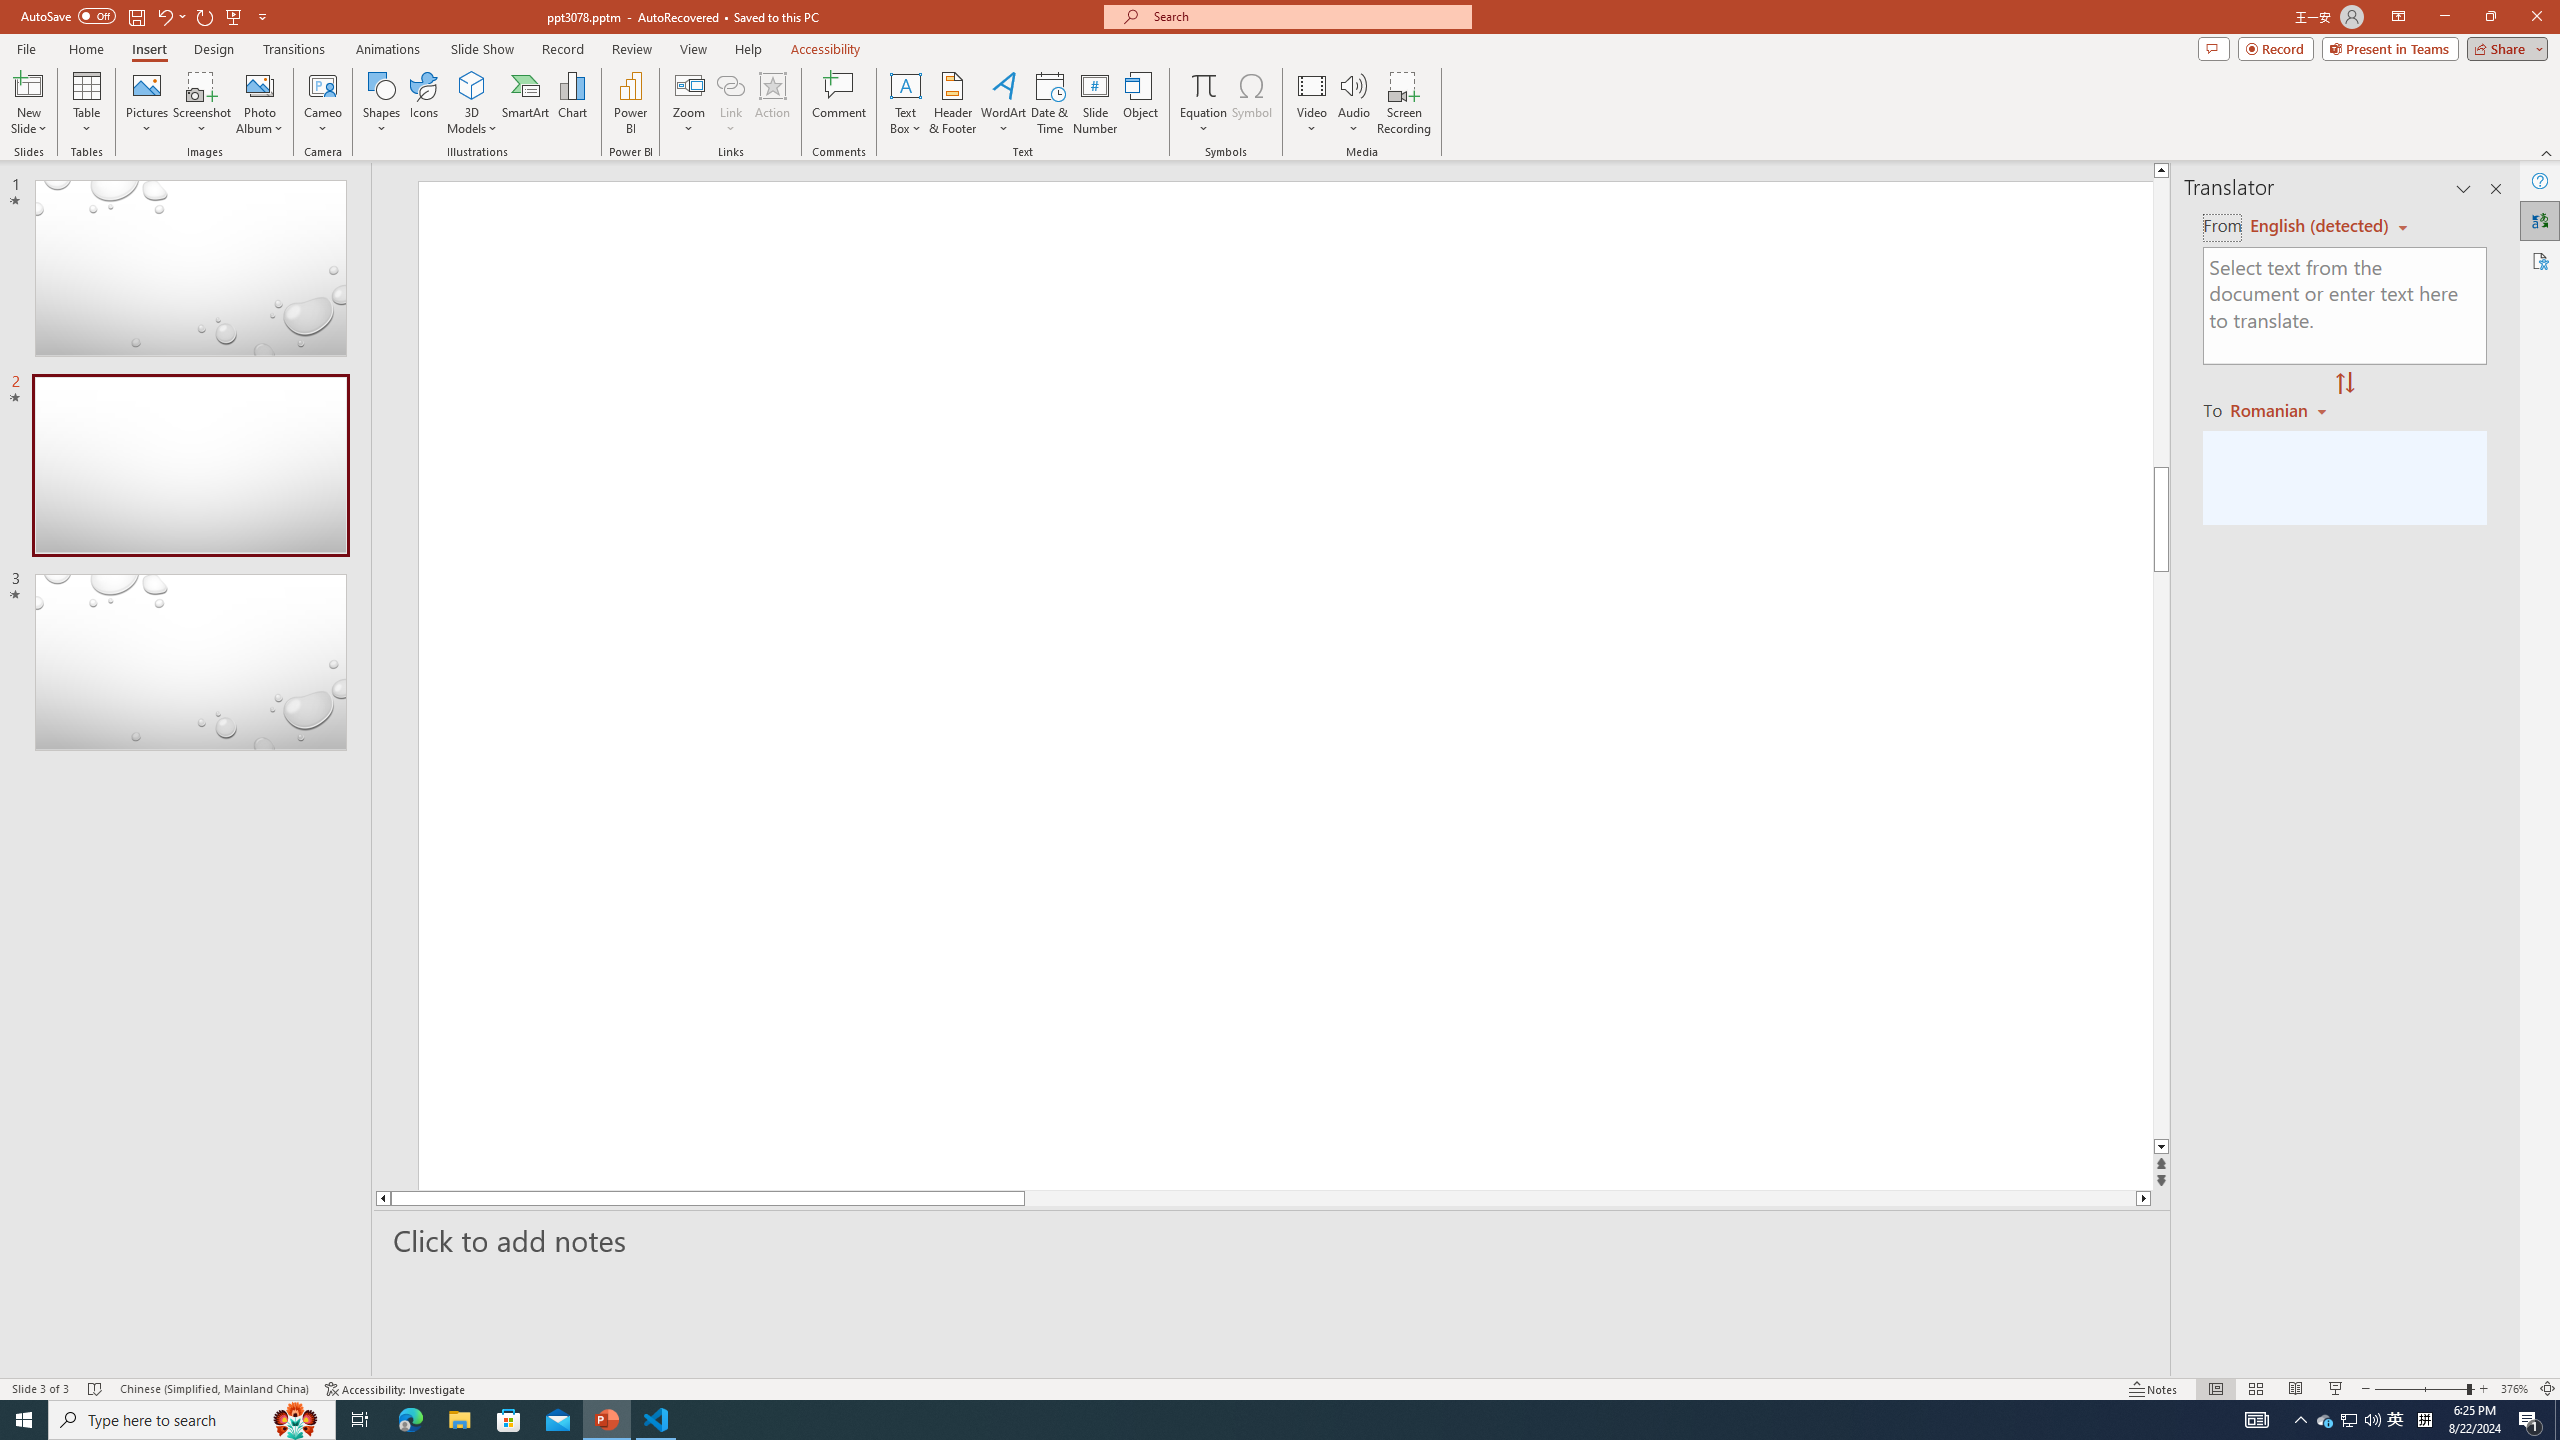 This screenshot has height=1440, width=2560. Describe the element at coordinates (729, 103) in the screenshot. I see `'Link'` at that location.